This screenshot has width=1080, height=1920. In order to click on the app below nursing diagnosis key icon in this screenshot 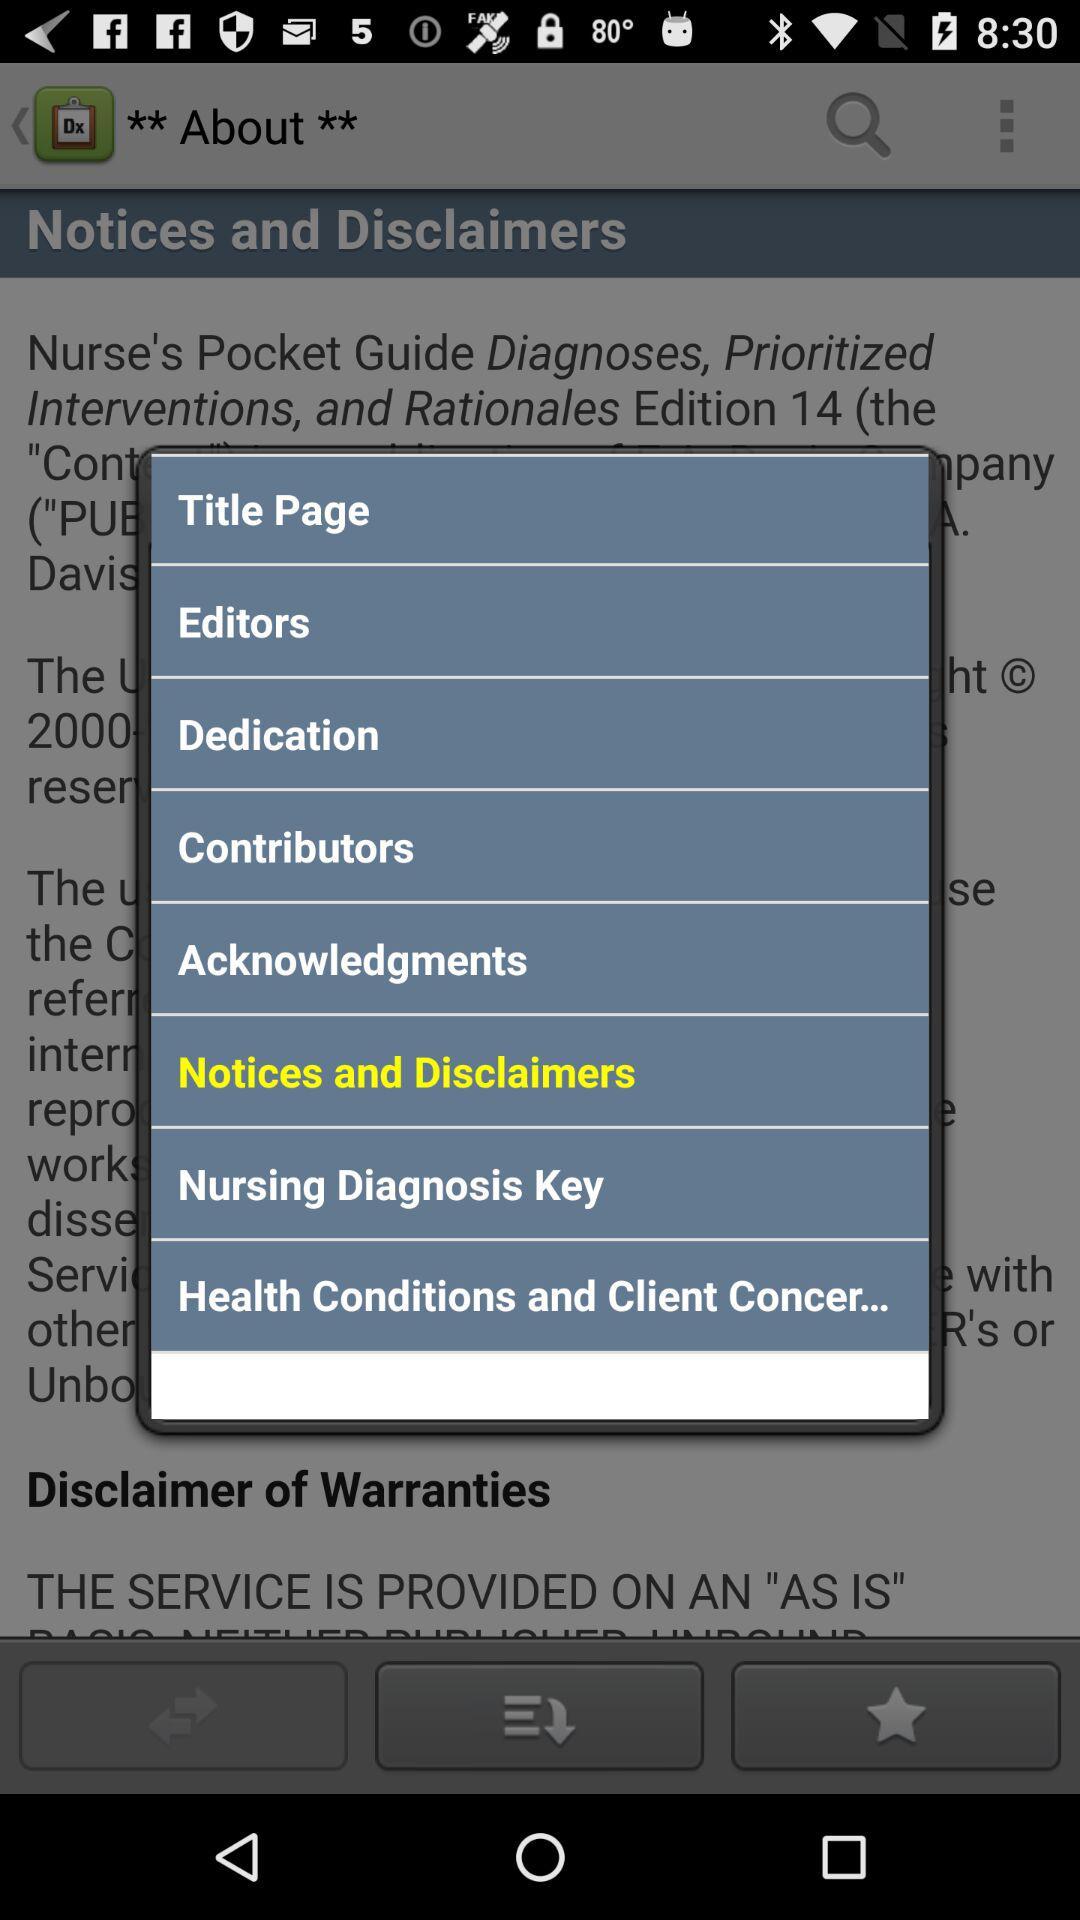, I will do `click(540, 1296)`.